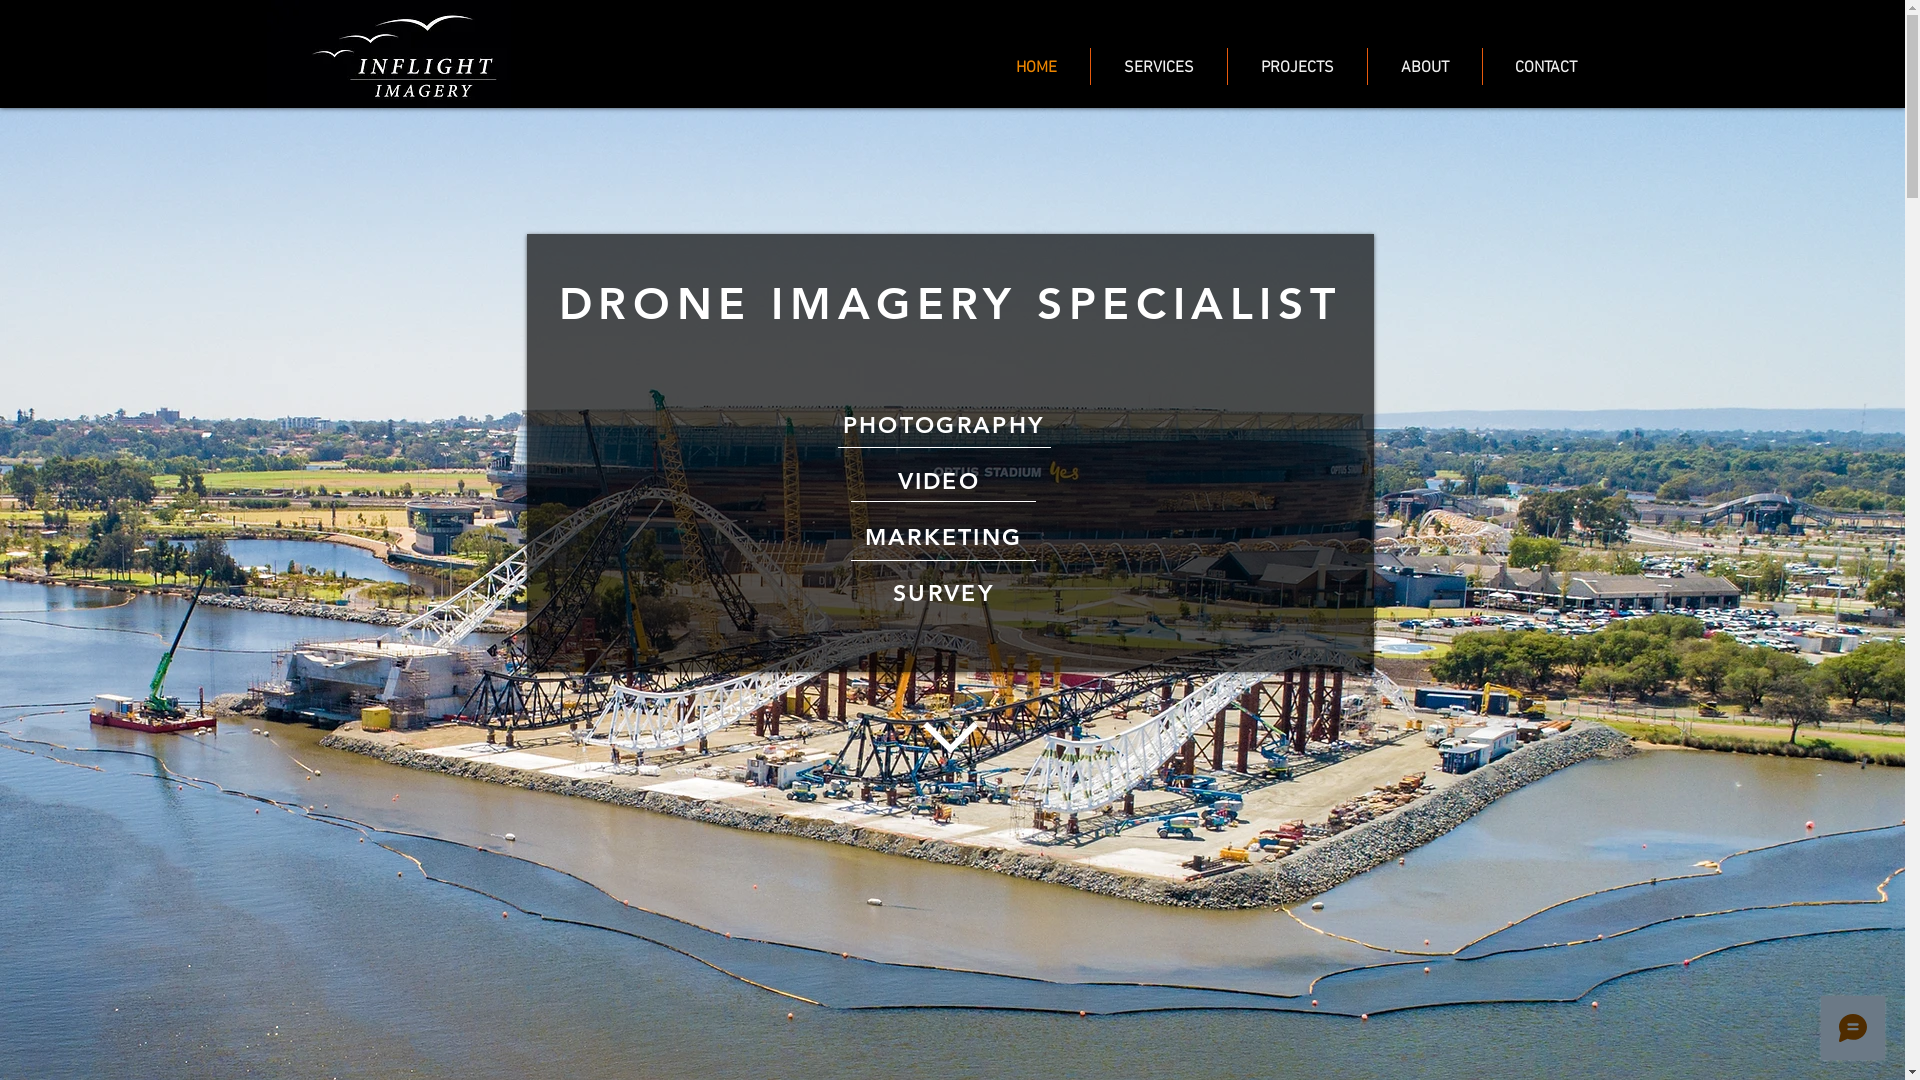 Image resolution: width=1920 pixels, height=1080 pixels. Describe the element at coordinates (1297, 65) in the screenshot. I see `'PROJECTS'` at that location.